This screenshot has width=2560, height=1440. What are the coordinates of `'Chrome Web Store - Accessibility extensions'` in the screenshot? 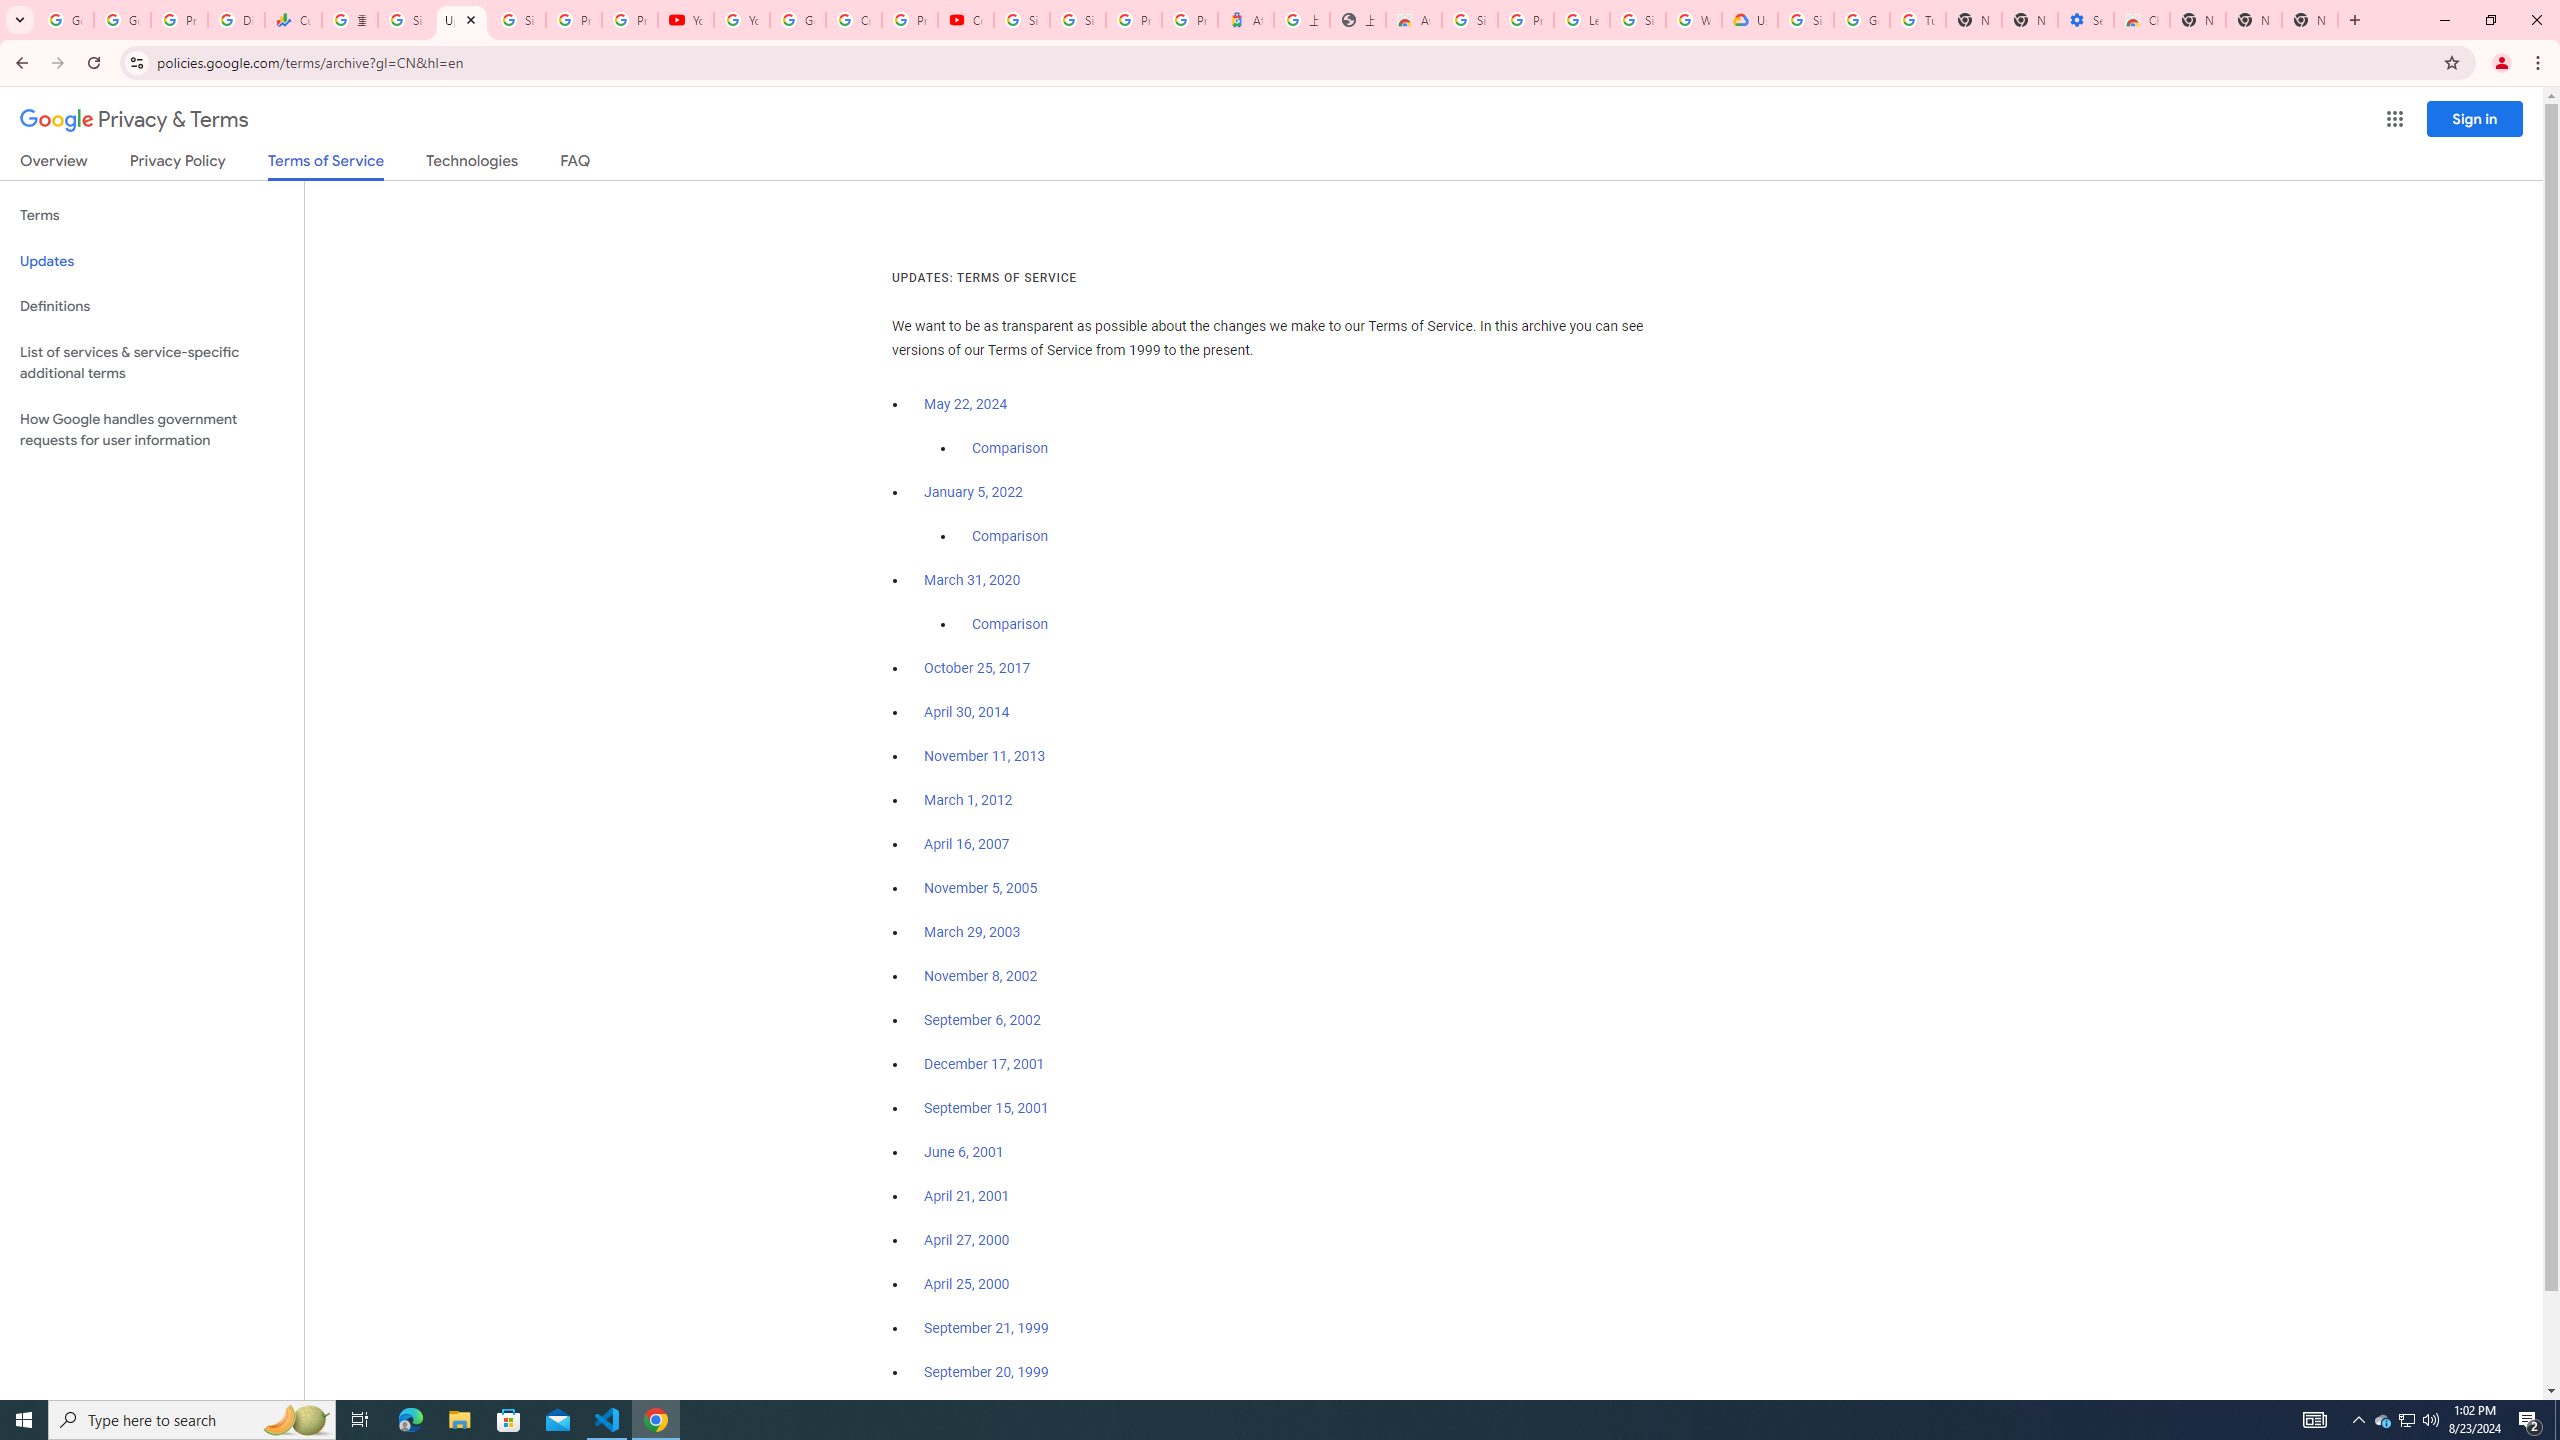 It's located at (2140, 19).